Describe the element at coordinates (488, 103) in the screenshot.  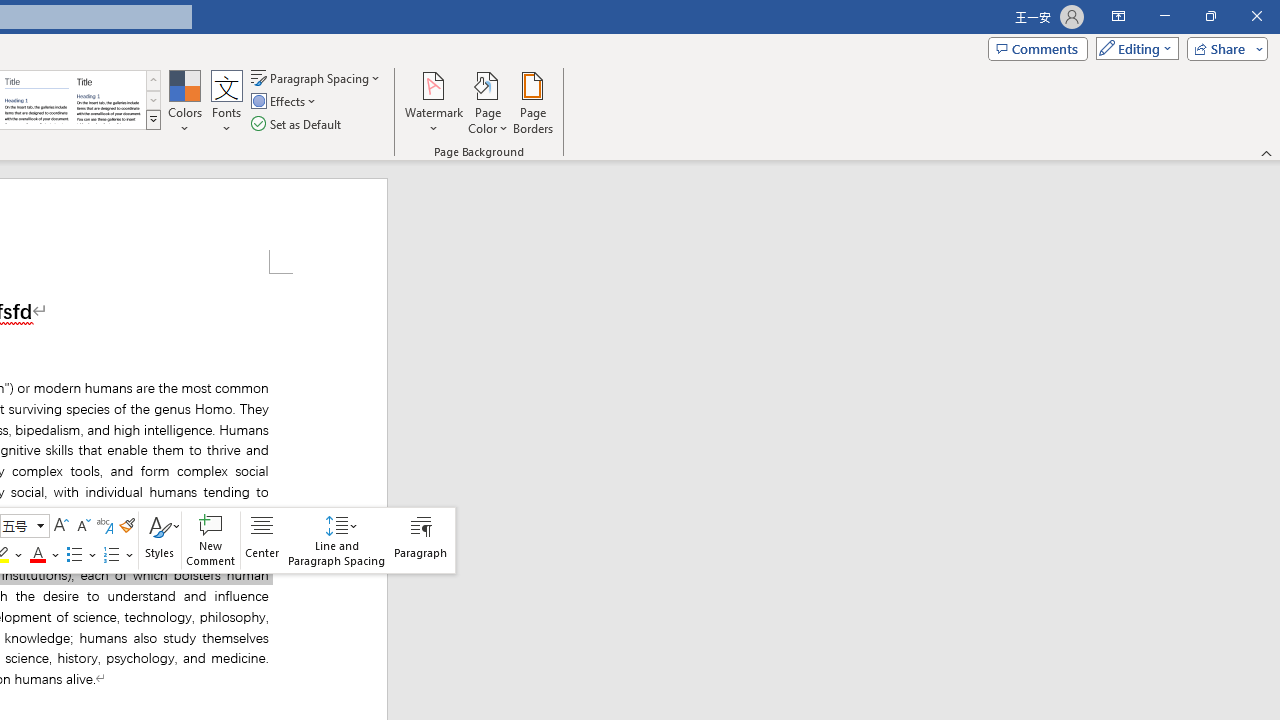
I see `'Page Color'` at that location.